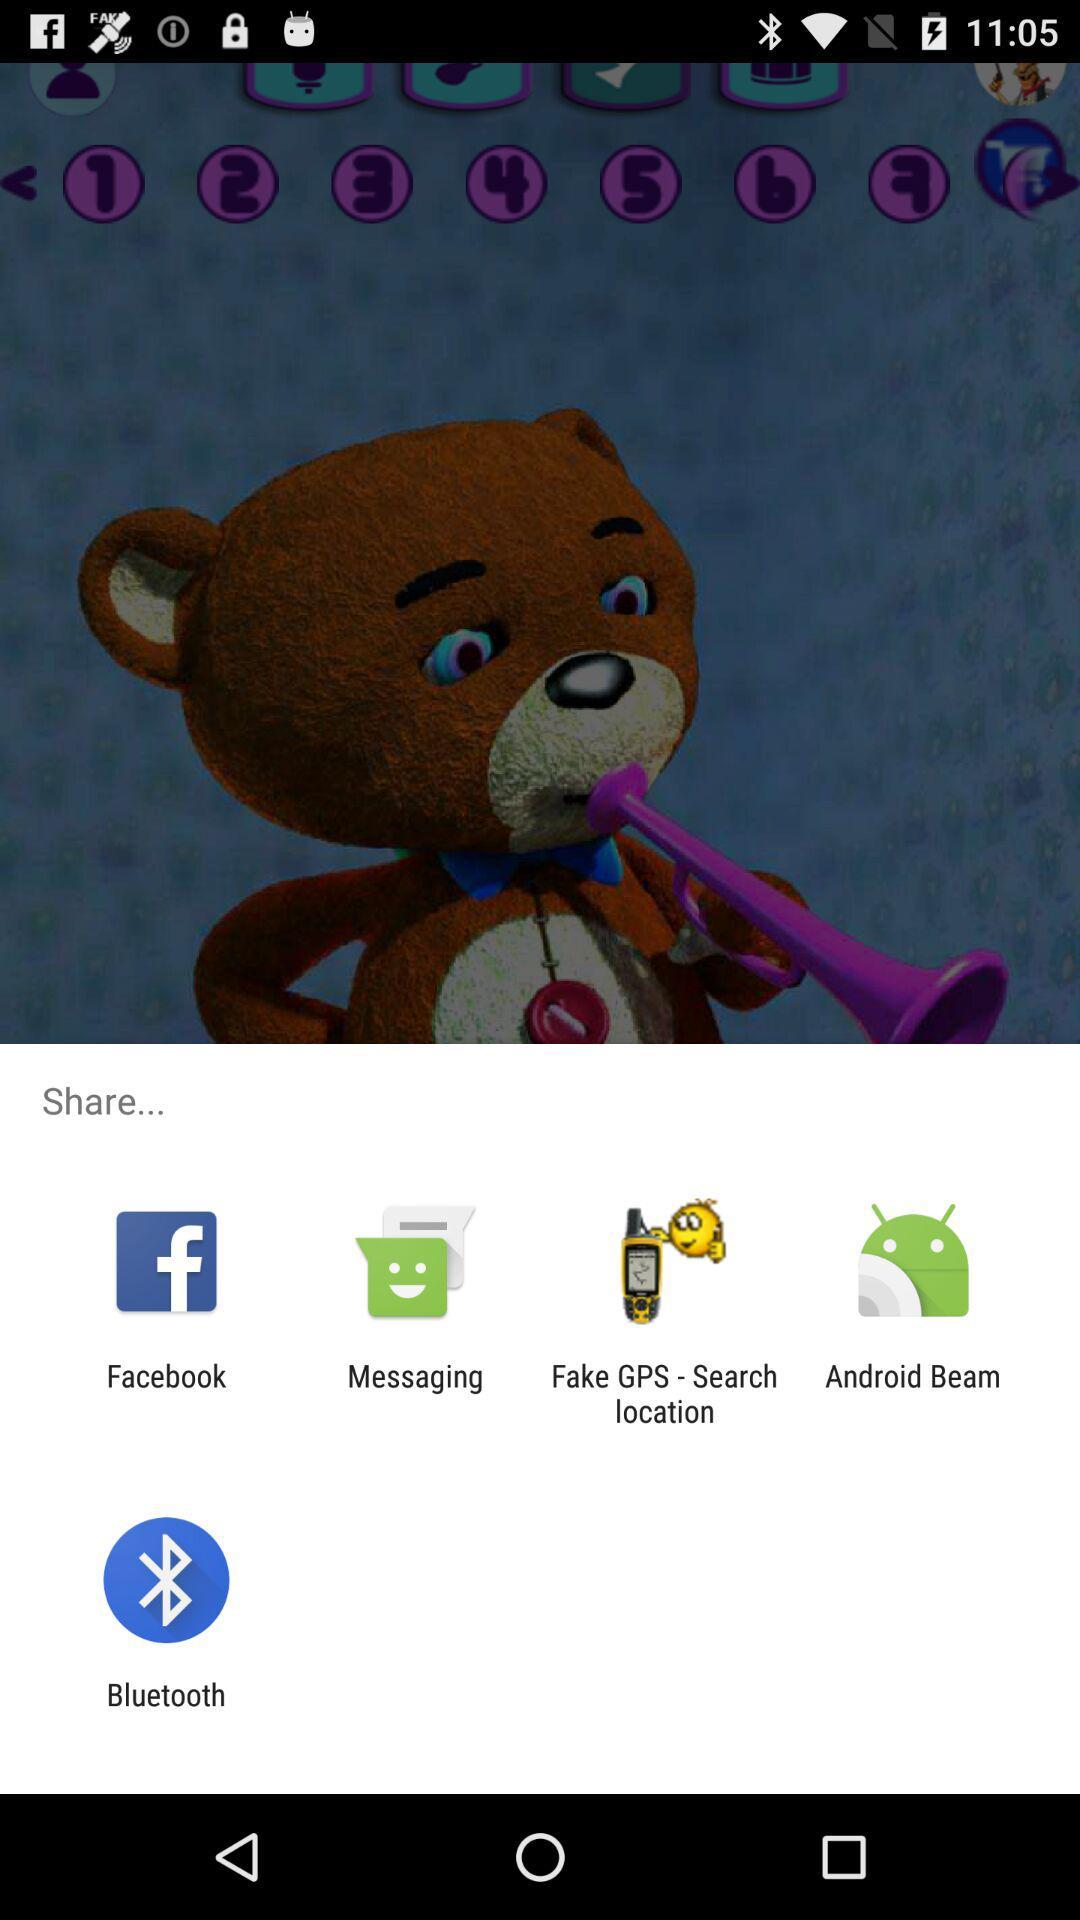 This screenshot has height=1920, width=1080. I want to click on icon to the right of the messaging app, so click(664, 1392).